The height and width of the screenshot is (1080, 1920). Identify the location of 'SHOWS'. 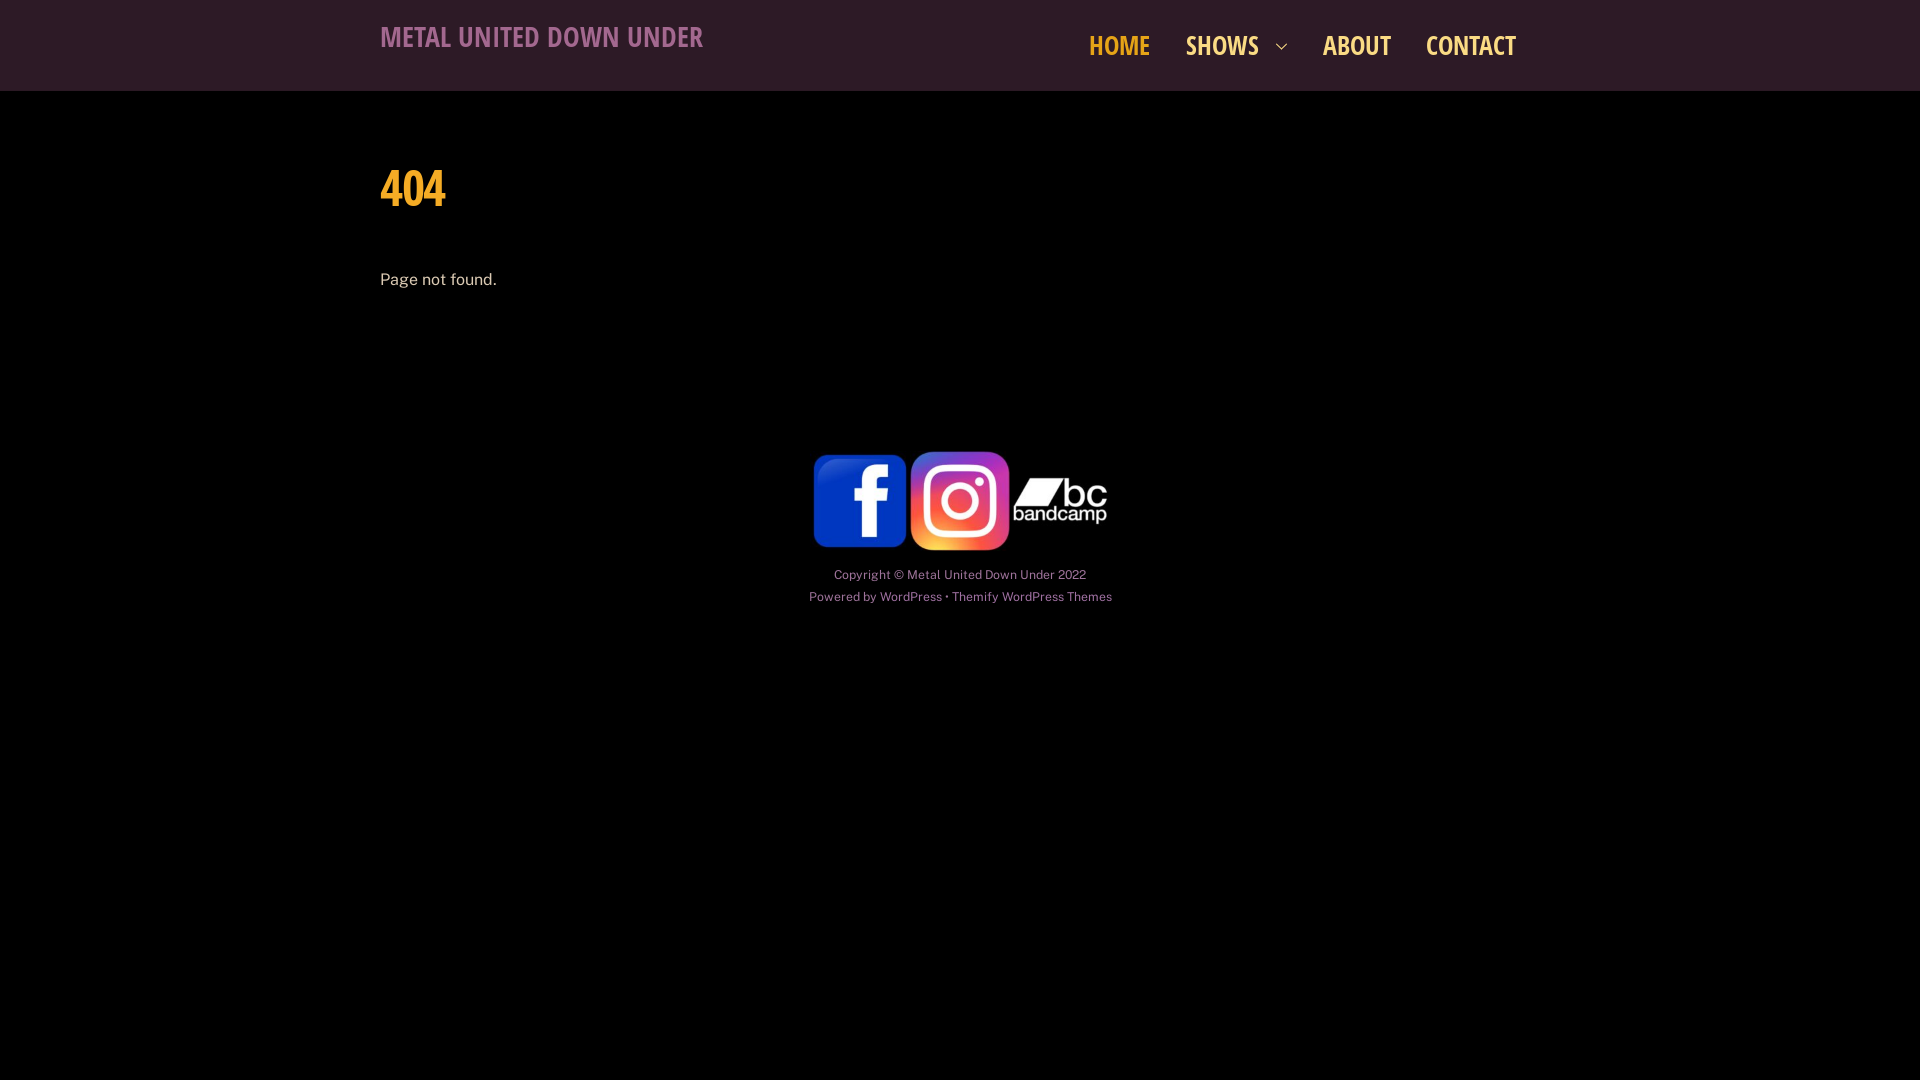
(1236, 45).